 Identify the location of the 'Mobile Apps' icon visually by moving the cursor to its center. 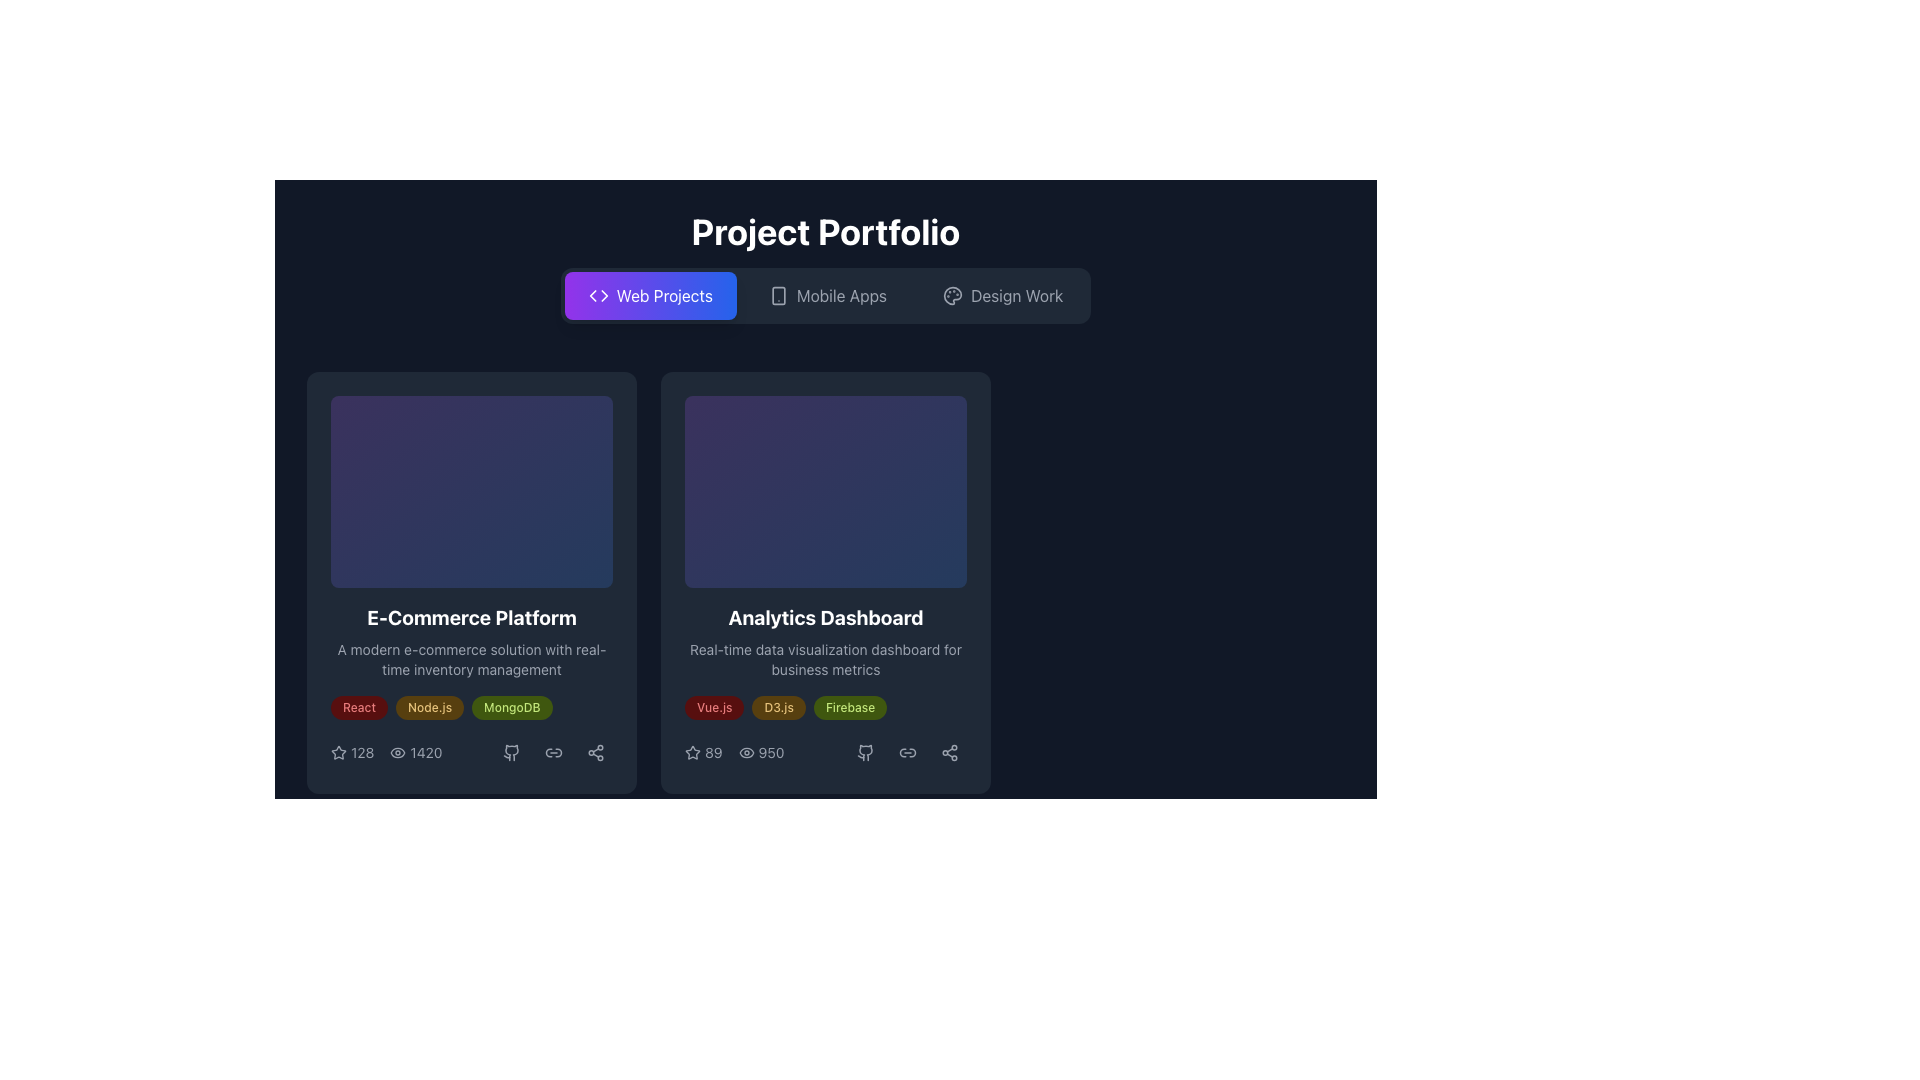
(777, 296).